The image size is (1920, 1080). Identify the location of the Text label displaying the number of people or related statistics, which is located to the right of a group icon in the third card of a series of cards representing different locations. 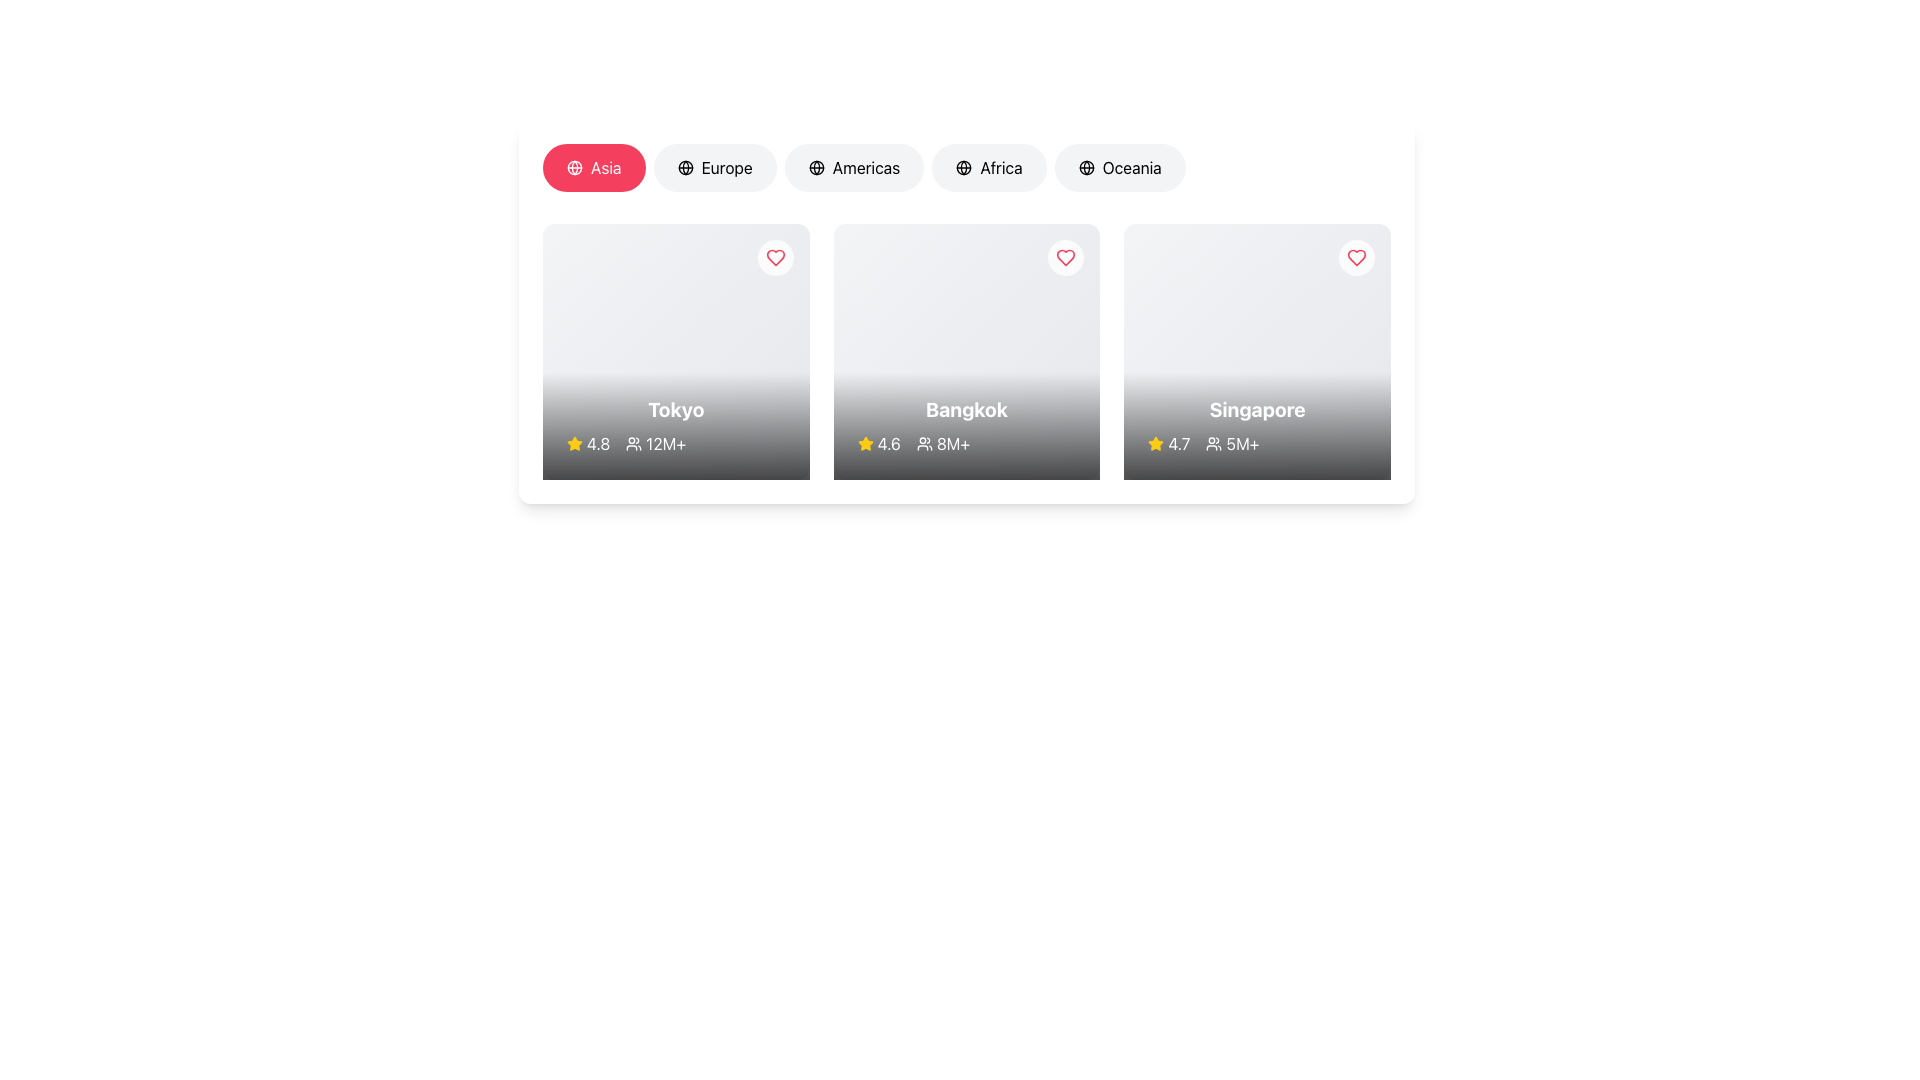
(952, 442).